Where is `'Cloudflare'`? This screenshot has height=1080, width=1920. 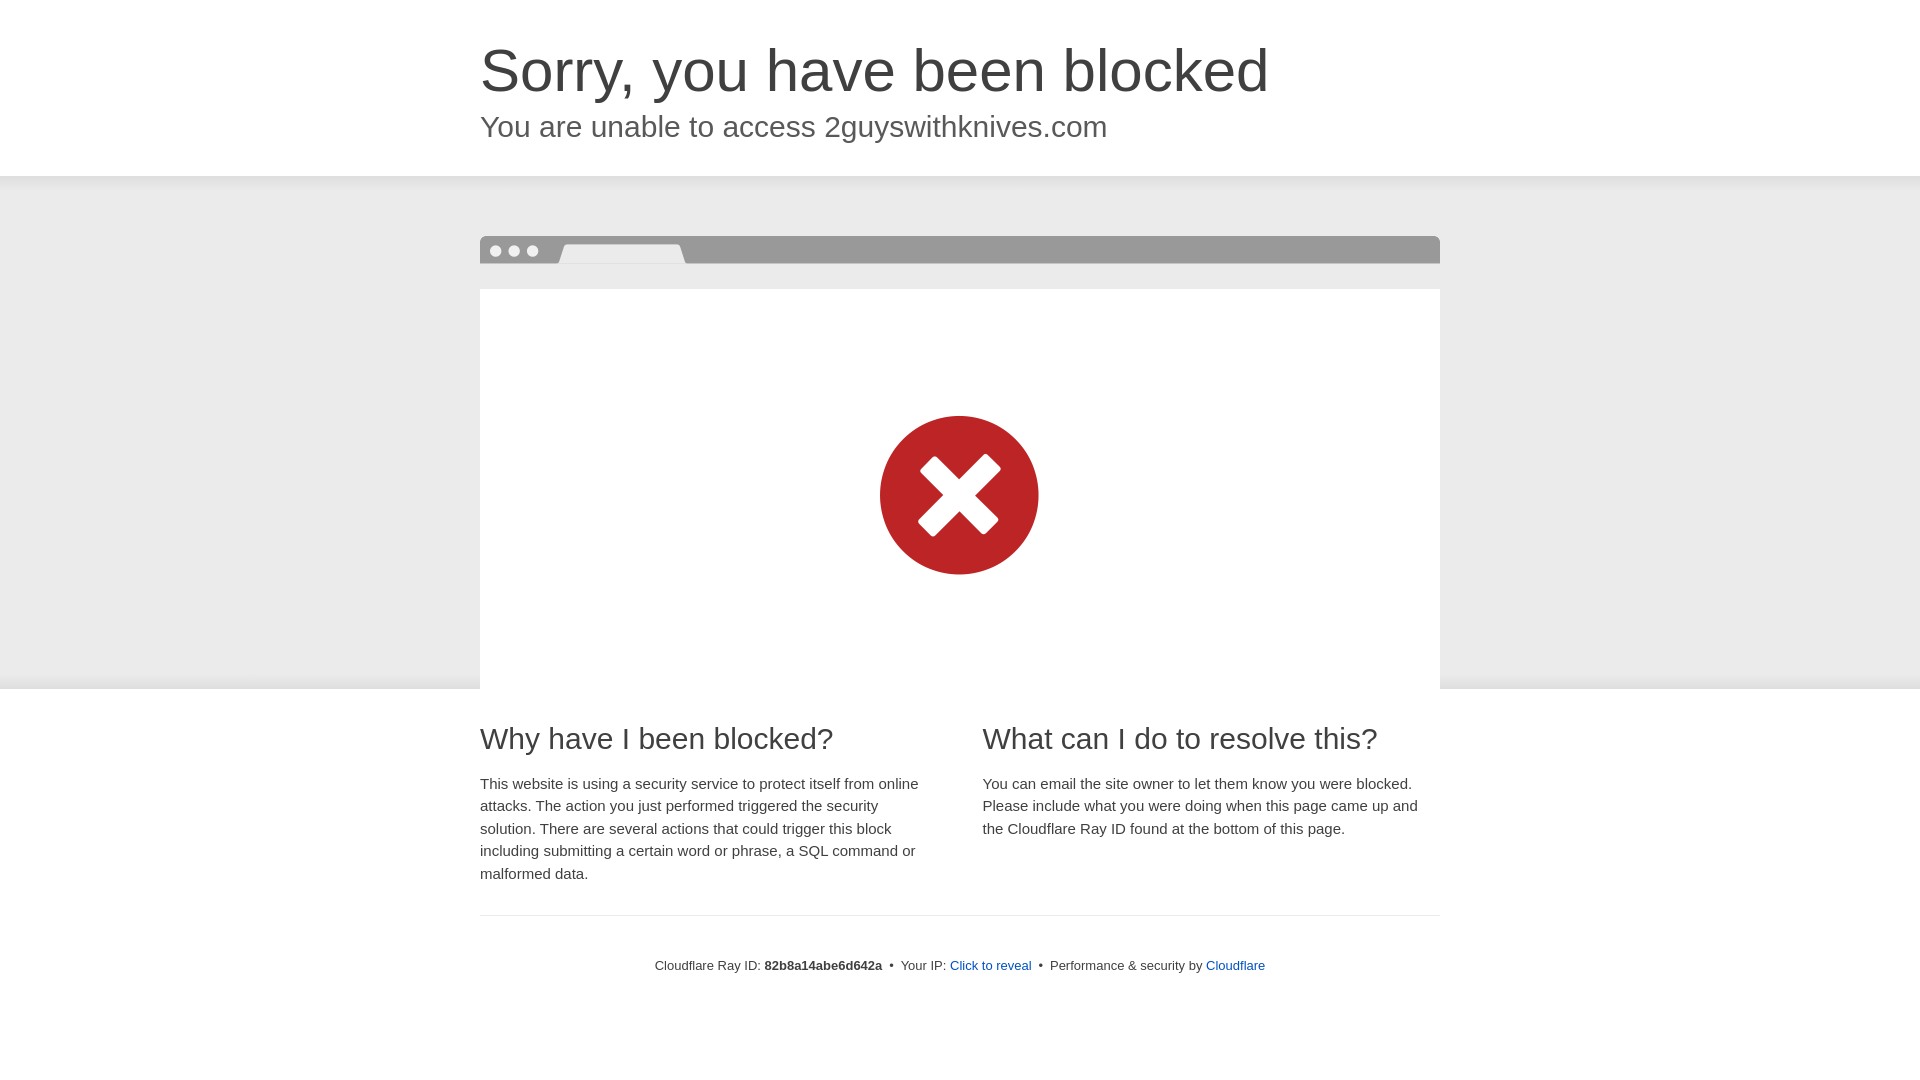 'Cloudflare' is located at coordinates (1204, 964).